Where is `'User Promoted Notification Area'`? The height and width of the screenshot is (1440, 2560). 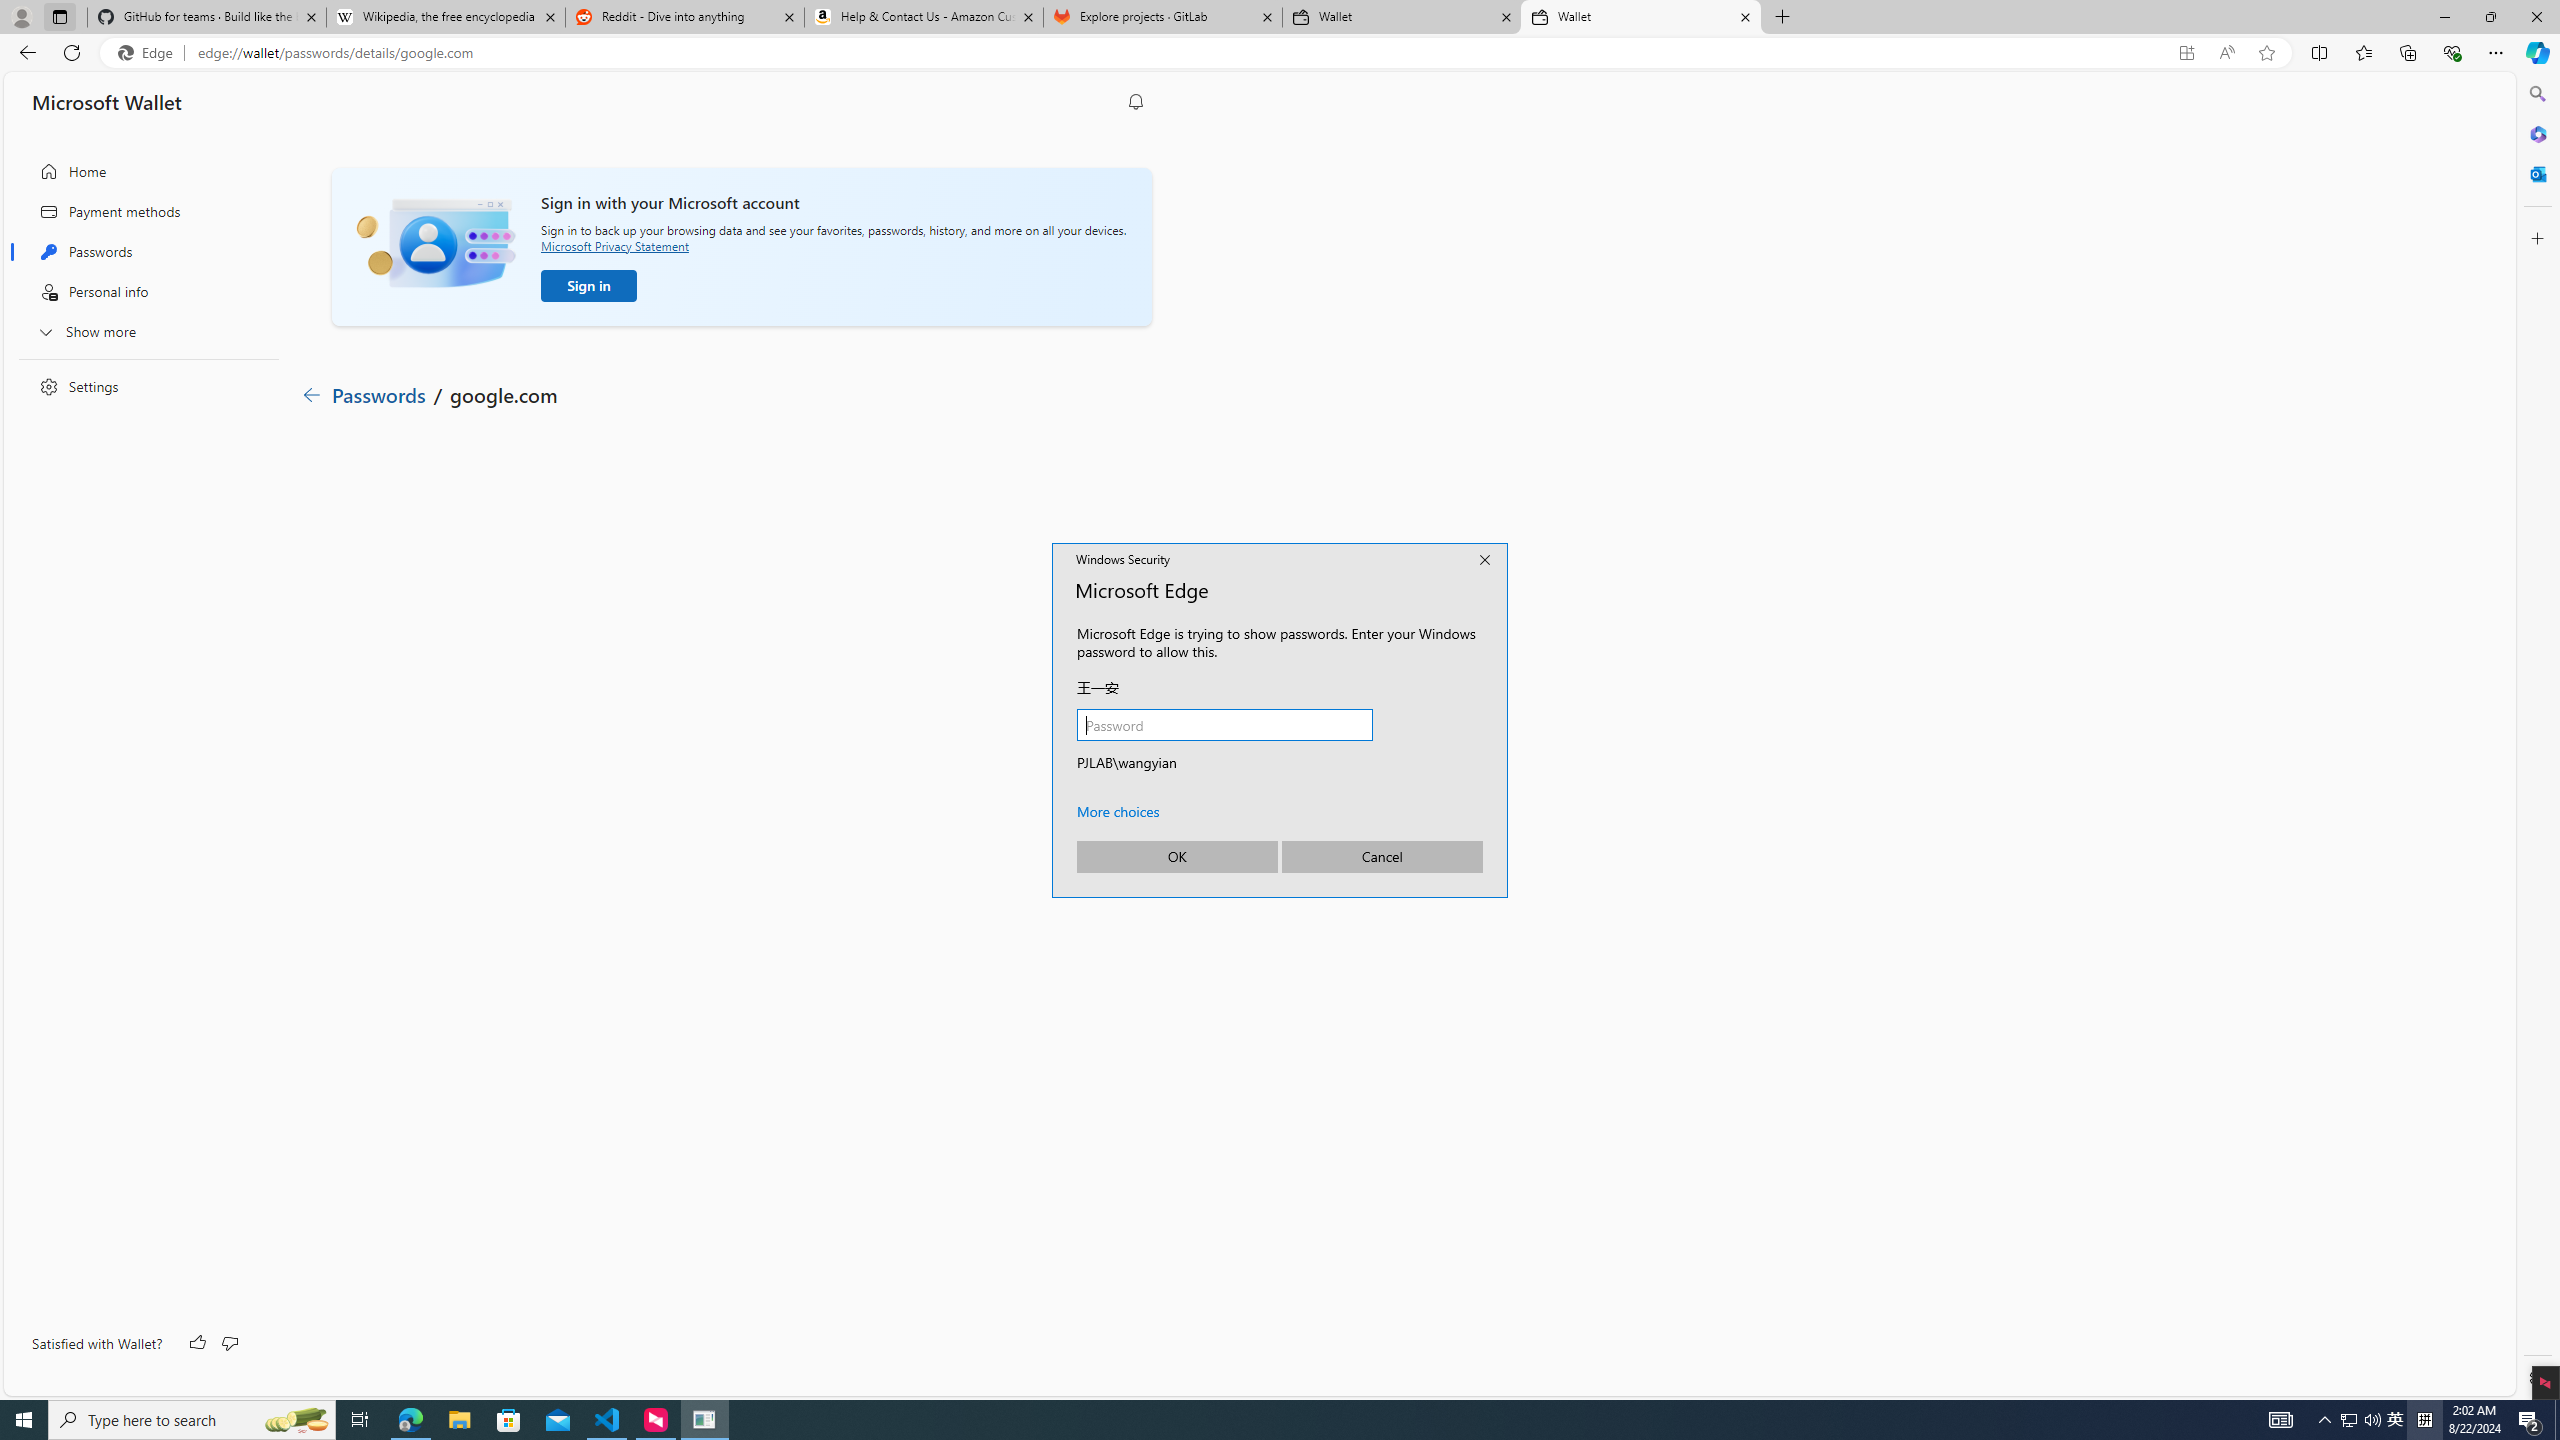
'User Promoted Notification Area' is located at coordinates (2360, 1418).